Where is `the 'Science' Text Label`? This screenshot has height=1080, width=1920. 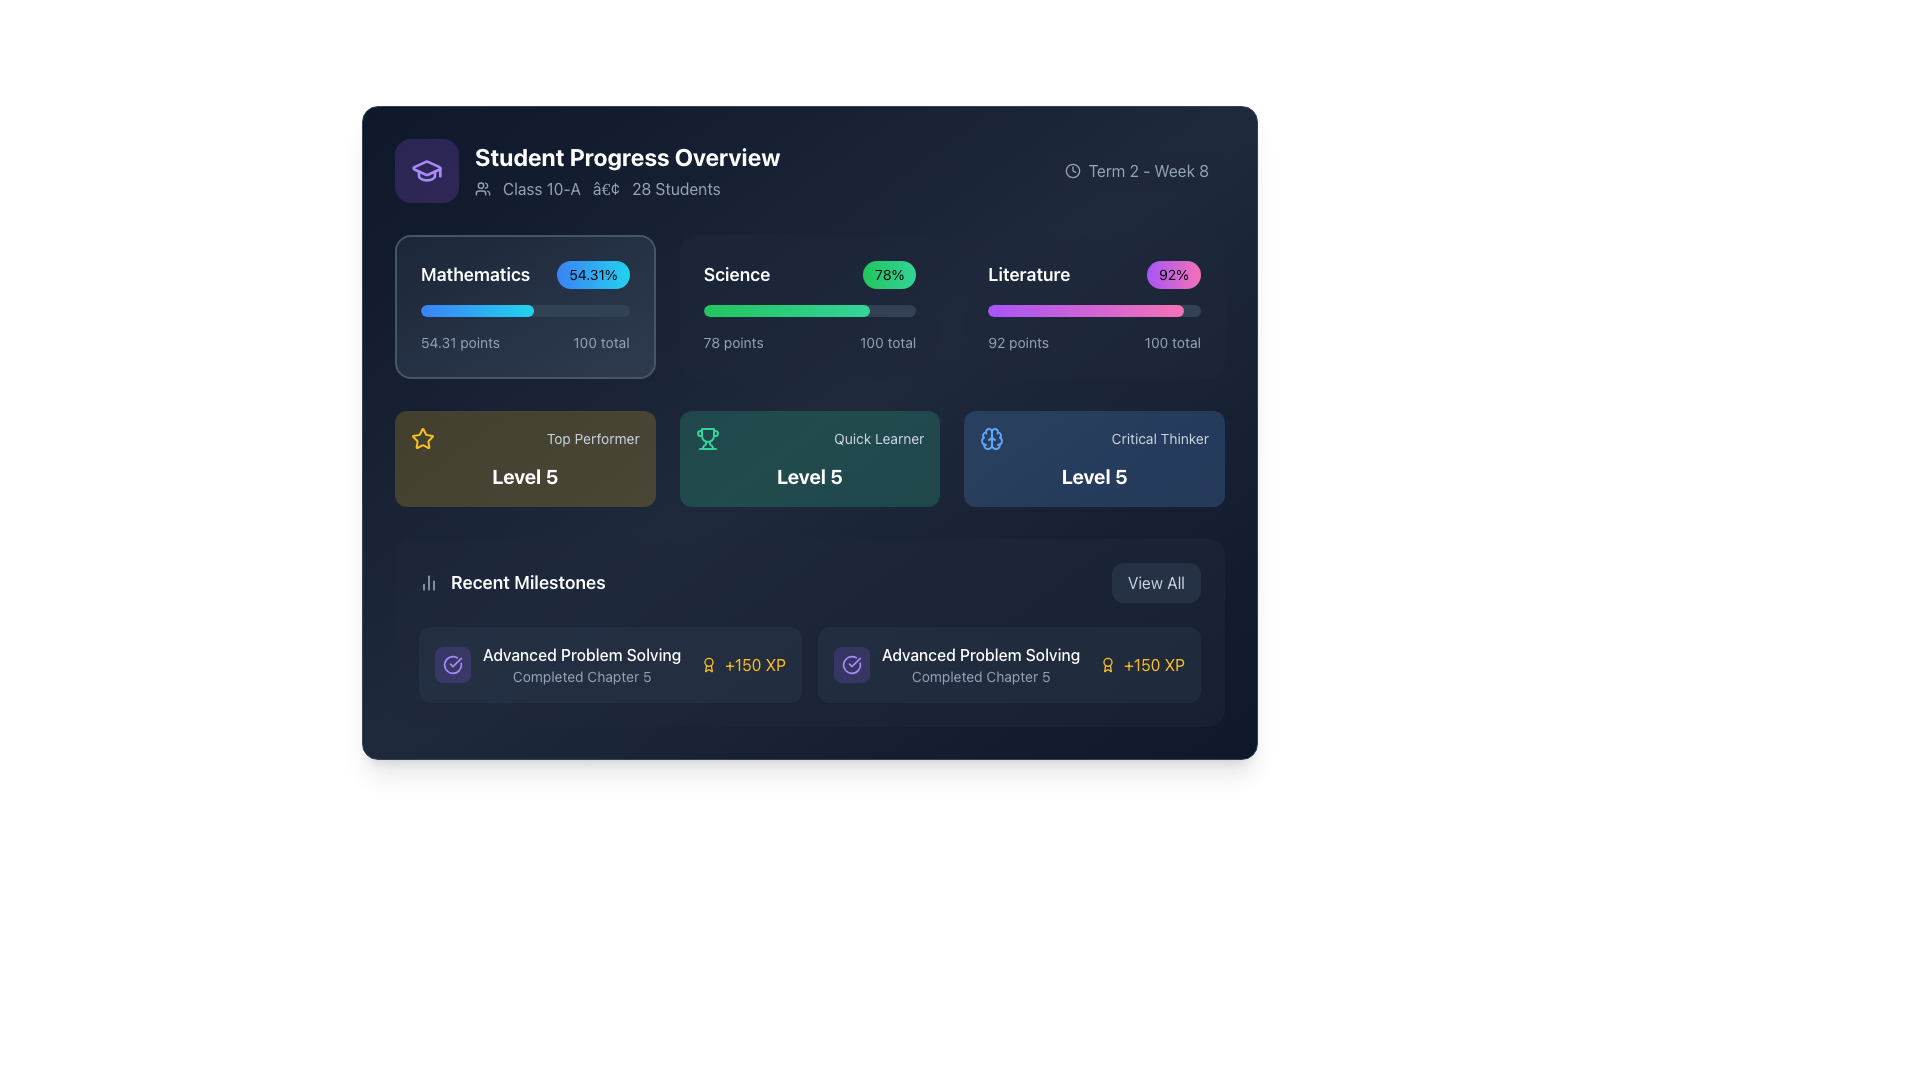 the 'Science' Text Label is located at coordinates (735, 274).